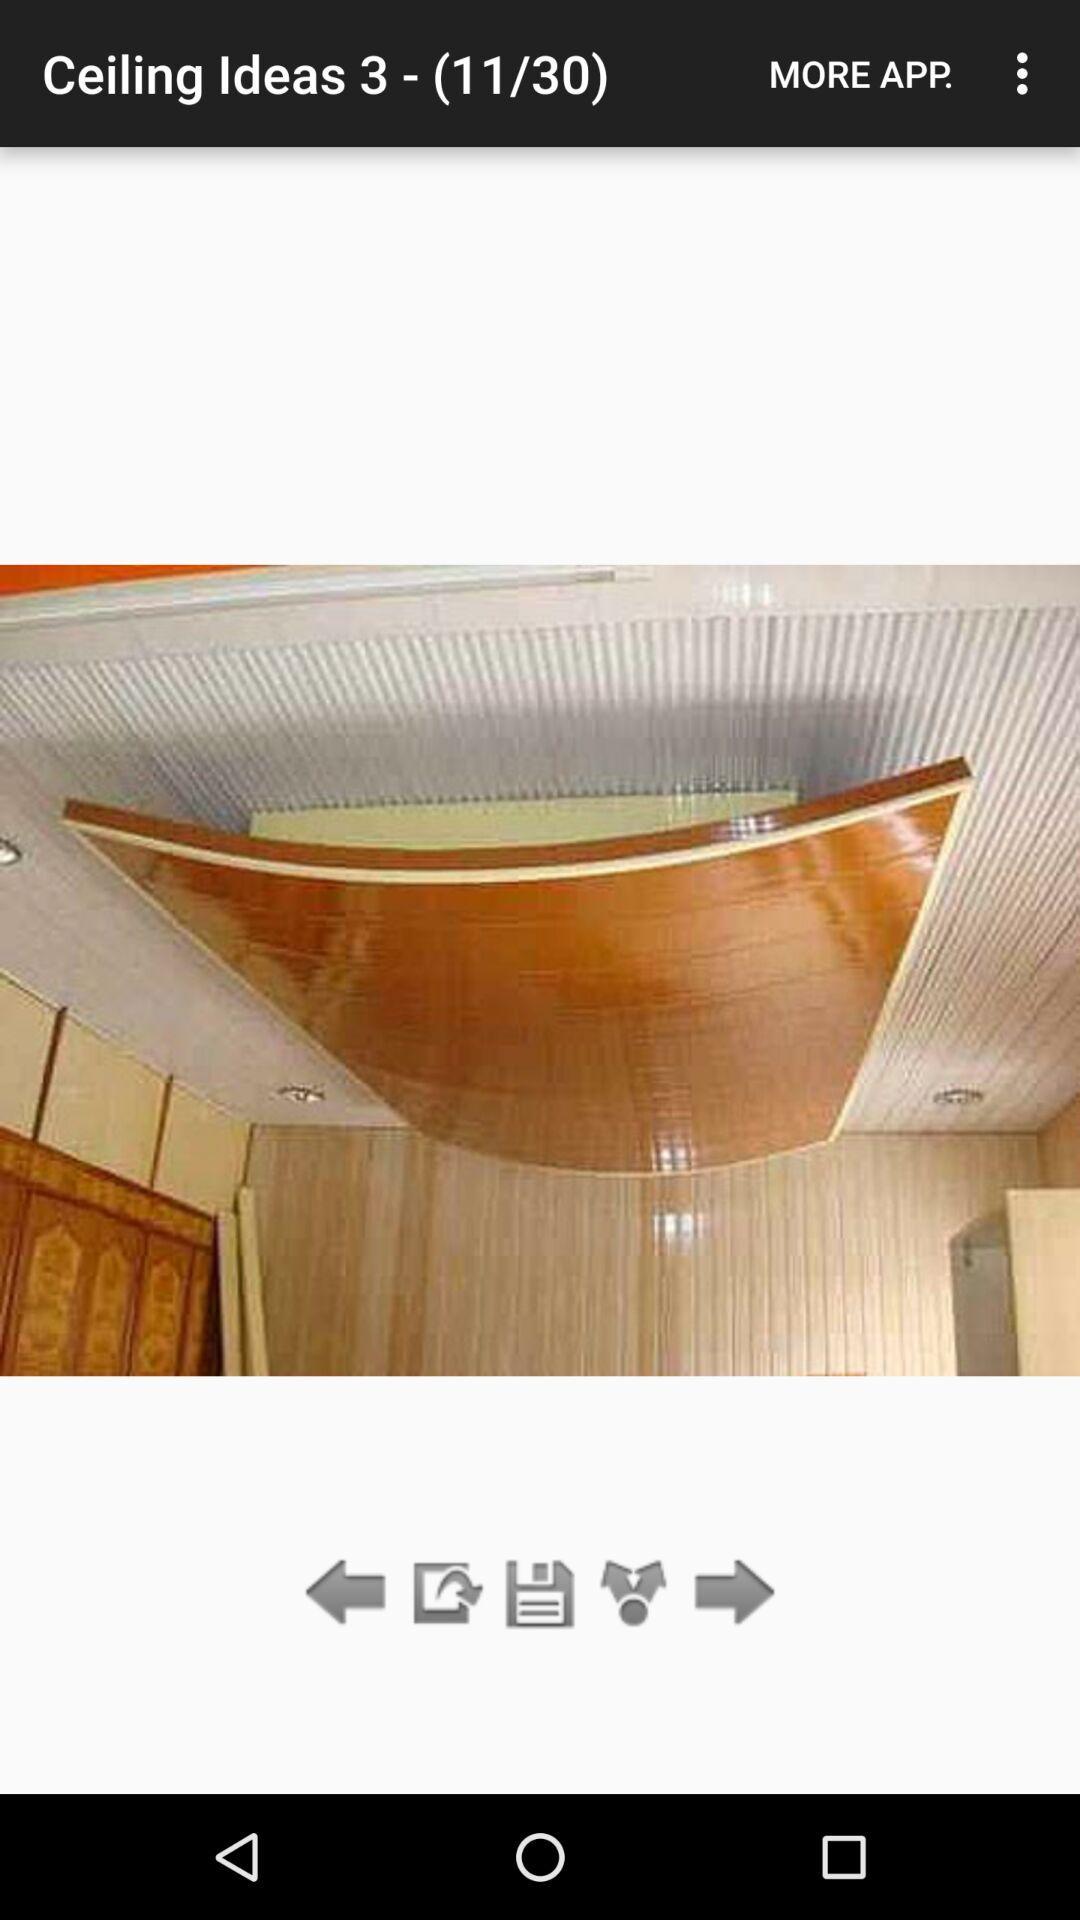 The width and height of the screenshot is (1080, 1920). I want to click on download, so click(444, 1593).